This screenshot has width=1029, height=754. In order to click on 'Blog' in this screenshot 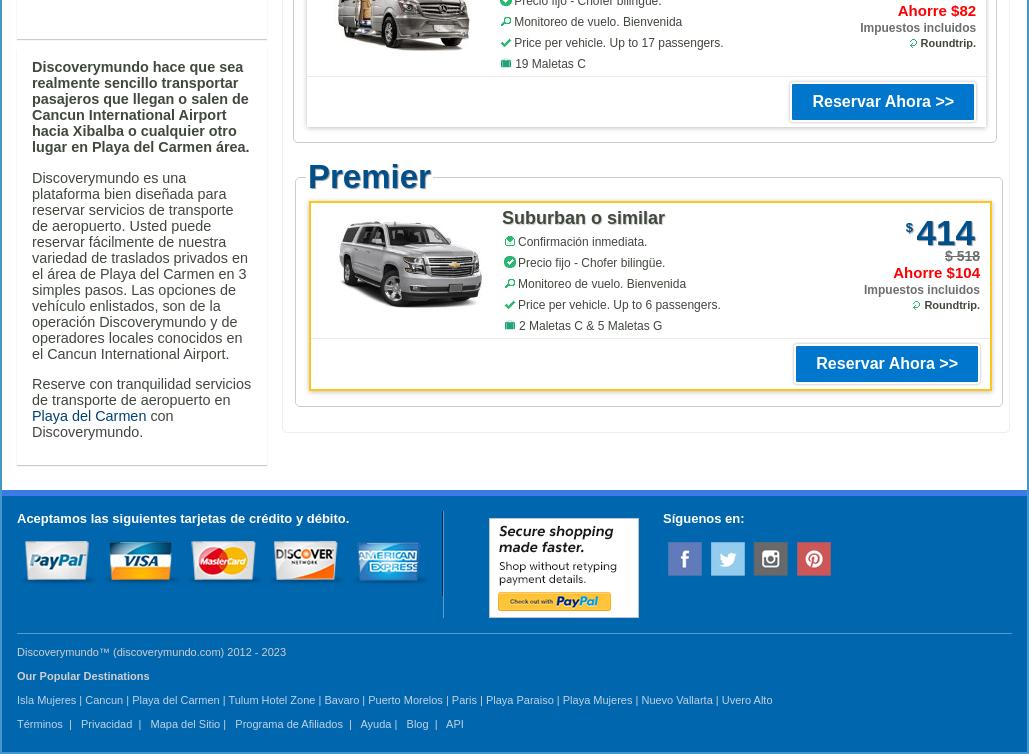, I will do `click(415, 722)`.